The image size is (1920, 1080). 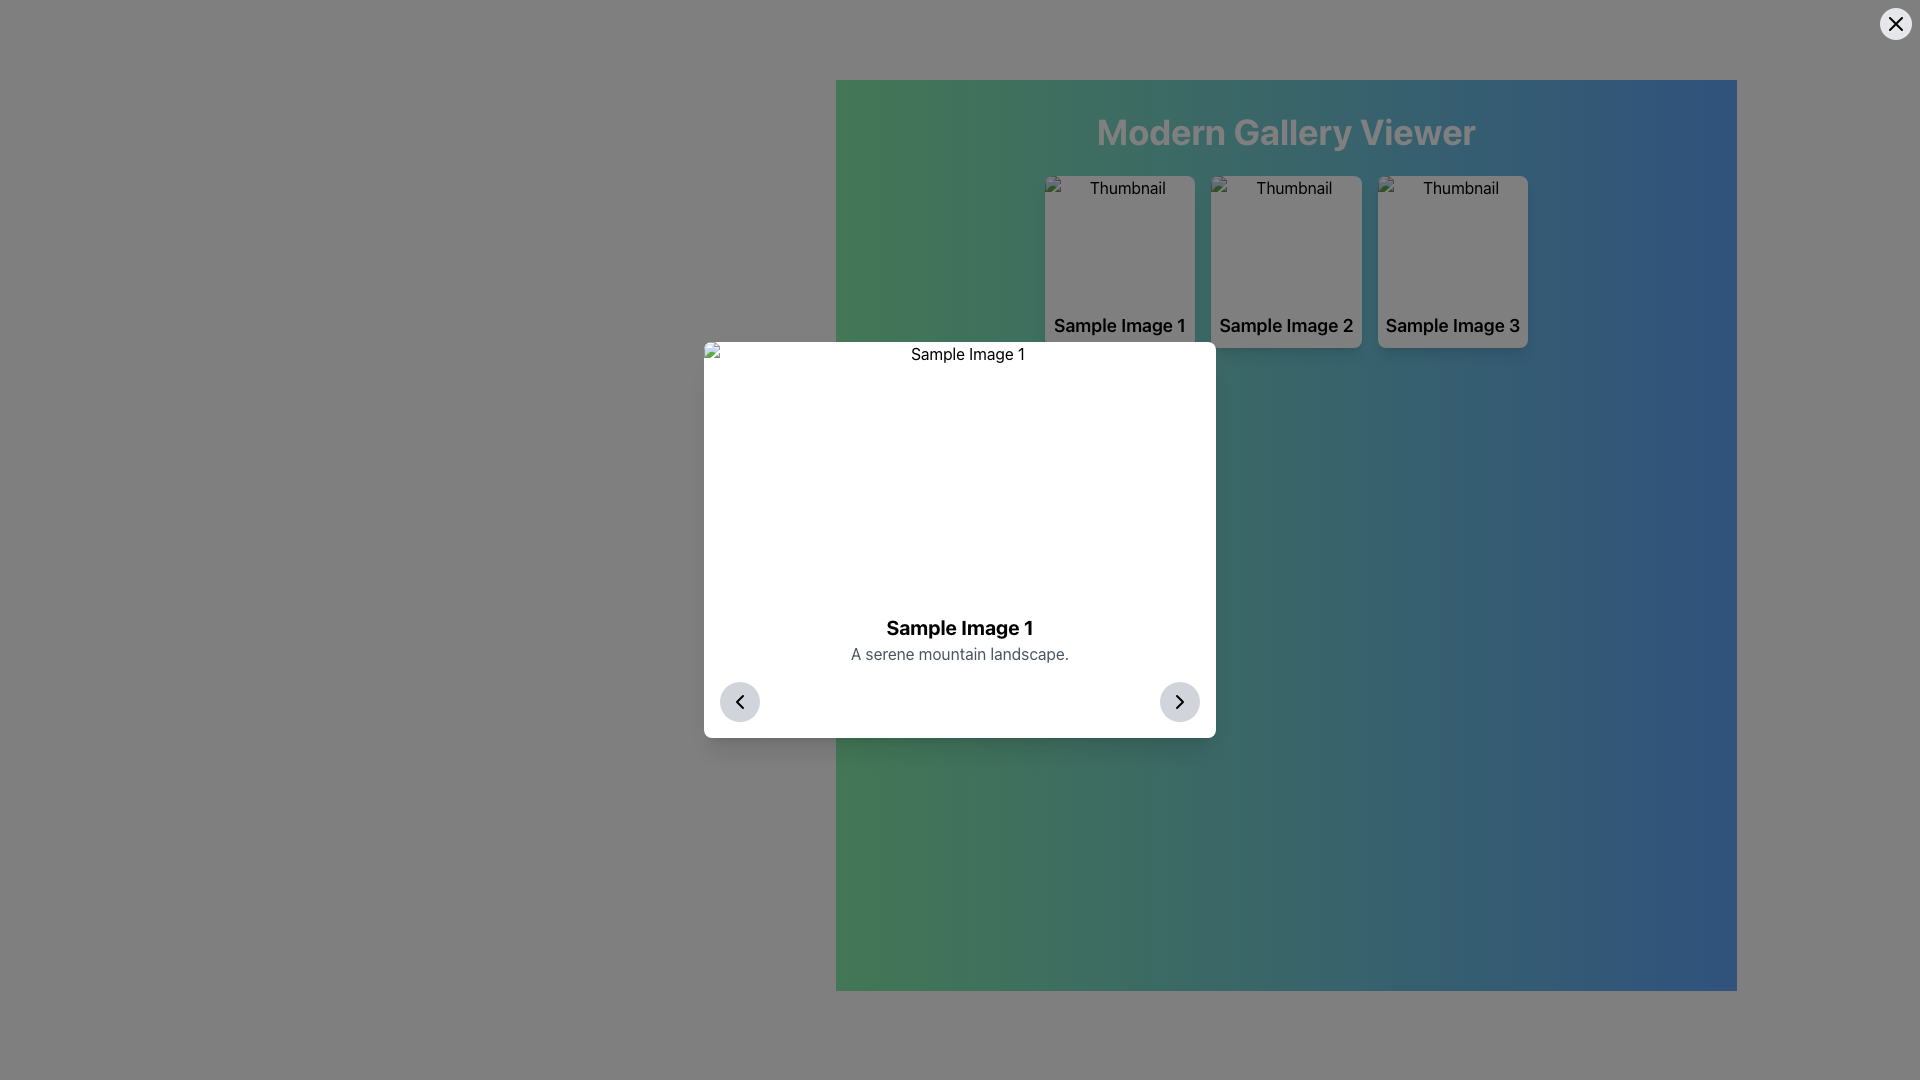 What do you see at coordinates (1286, 131) in the screenshot?
I see `the header text element that indicates the application's purpose as 'Modern Gallery Viewer', located at the top-center of the interface` at bounding box center [1286, 131].